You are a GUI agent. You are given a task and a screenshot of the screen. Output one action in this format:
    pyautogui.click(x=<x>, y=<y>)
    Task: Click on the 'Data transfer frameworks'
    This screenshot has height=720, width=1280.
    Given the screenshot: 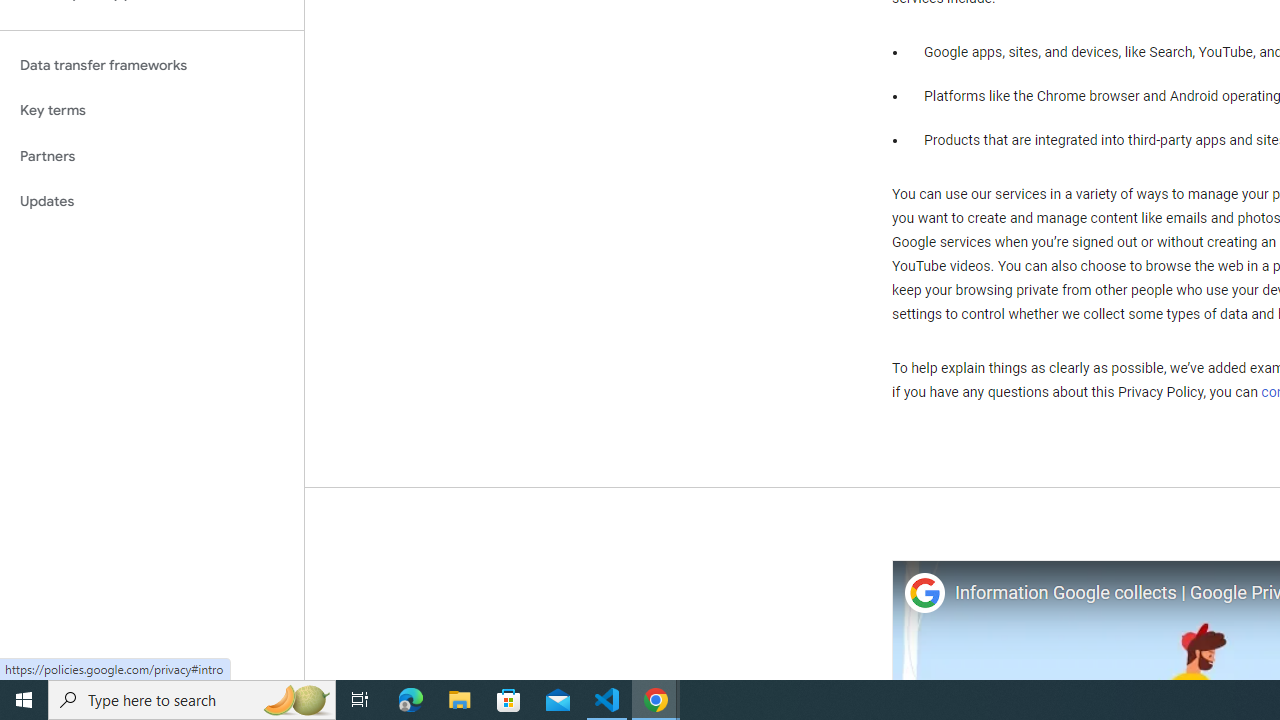 What is the action you would take?
    pyautogui.click(x=151, y=64)
    